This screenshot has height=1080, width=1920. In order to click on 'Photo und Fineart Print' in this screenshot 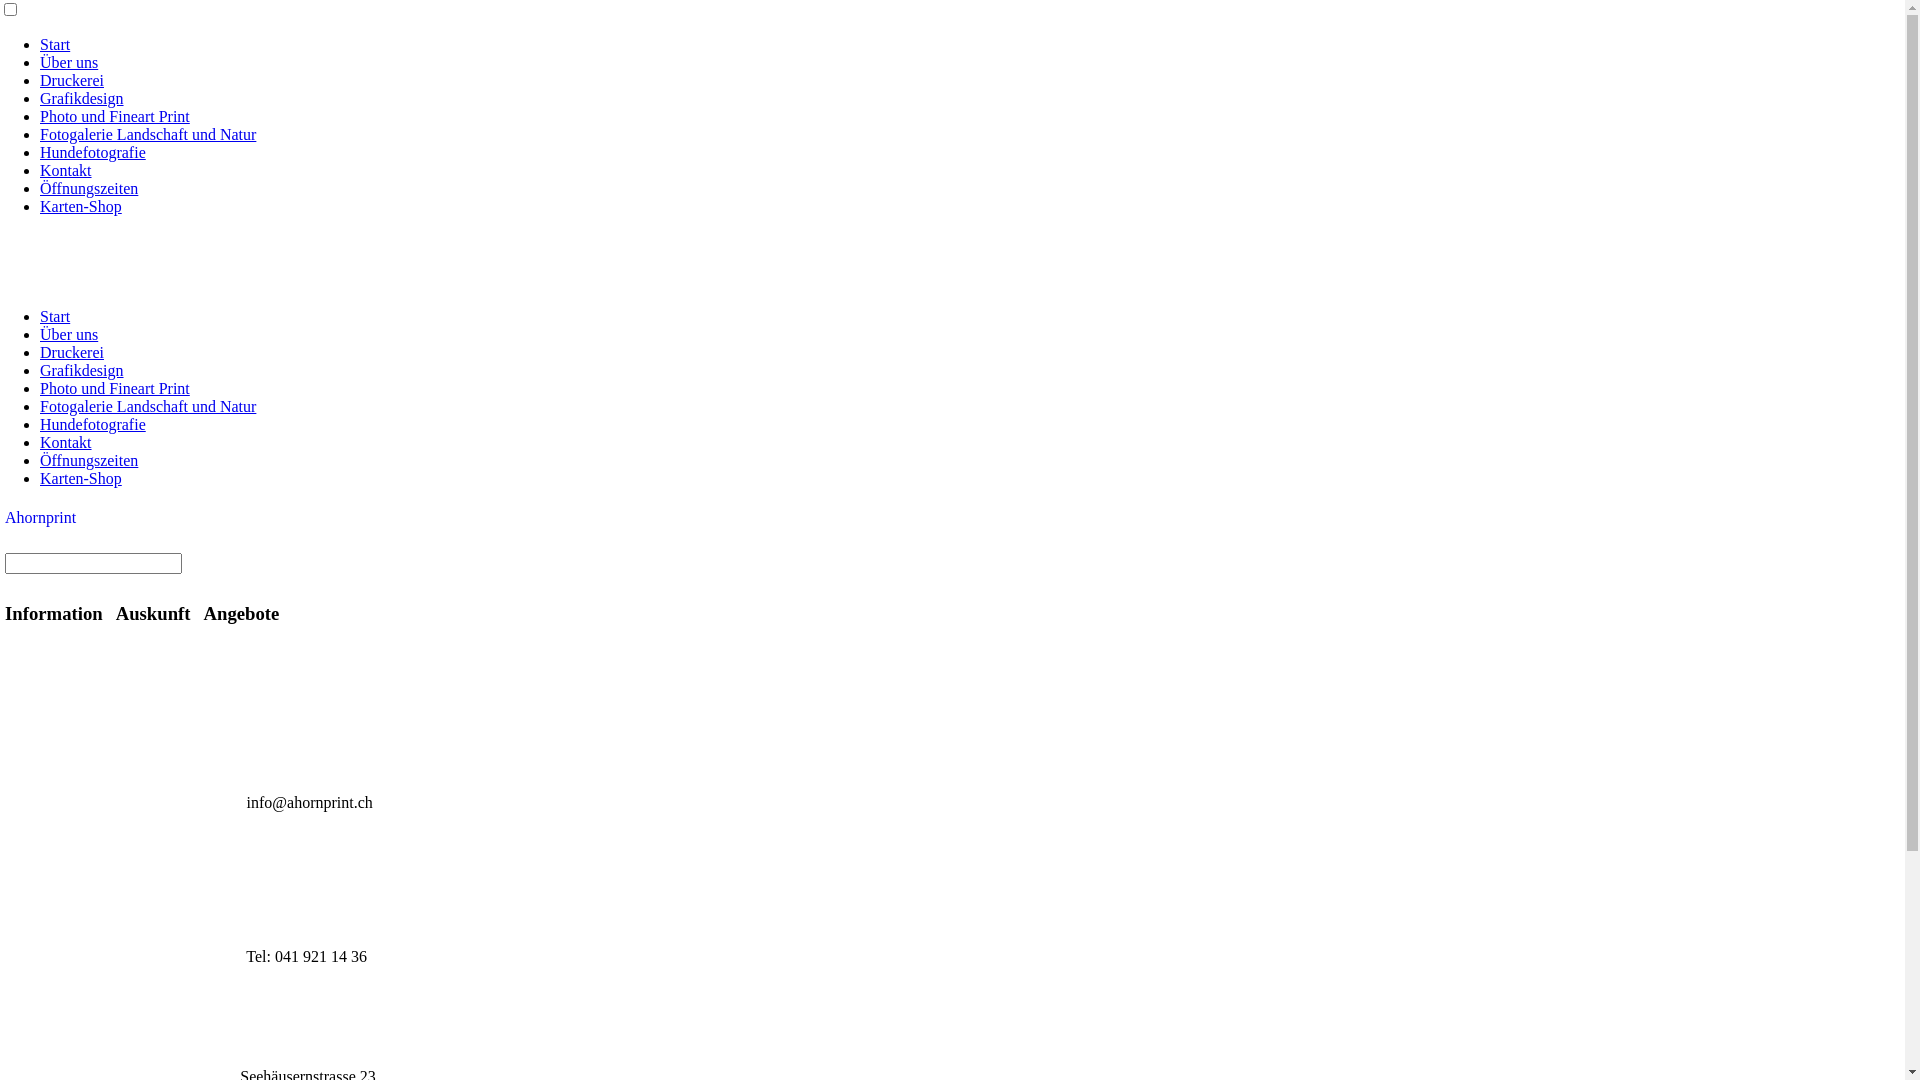, I will do `click(114, 388)`.